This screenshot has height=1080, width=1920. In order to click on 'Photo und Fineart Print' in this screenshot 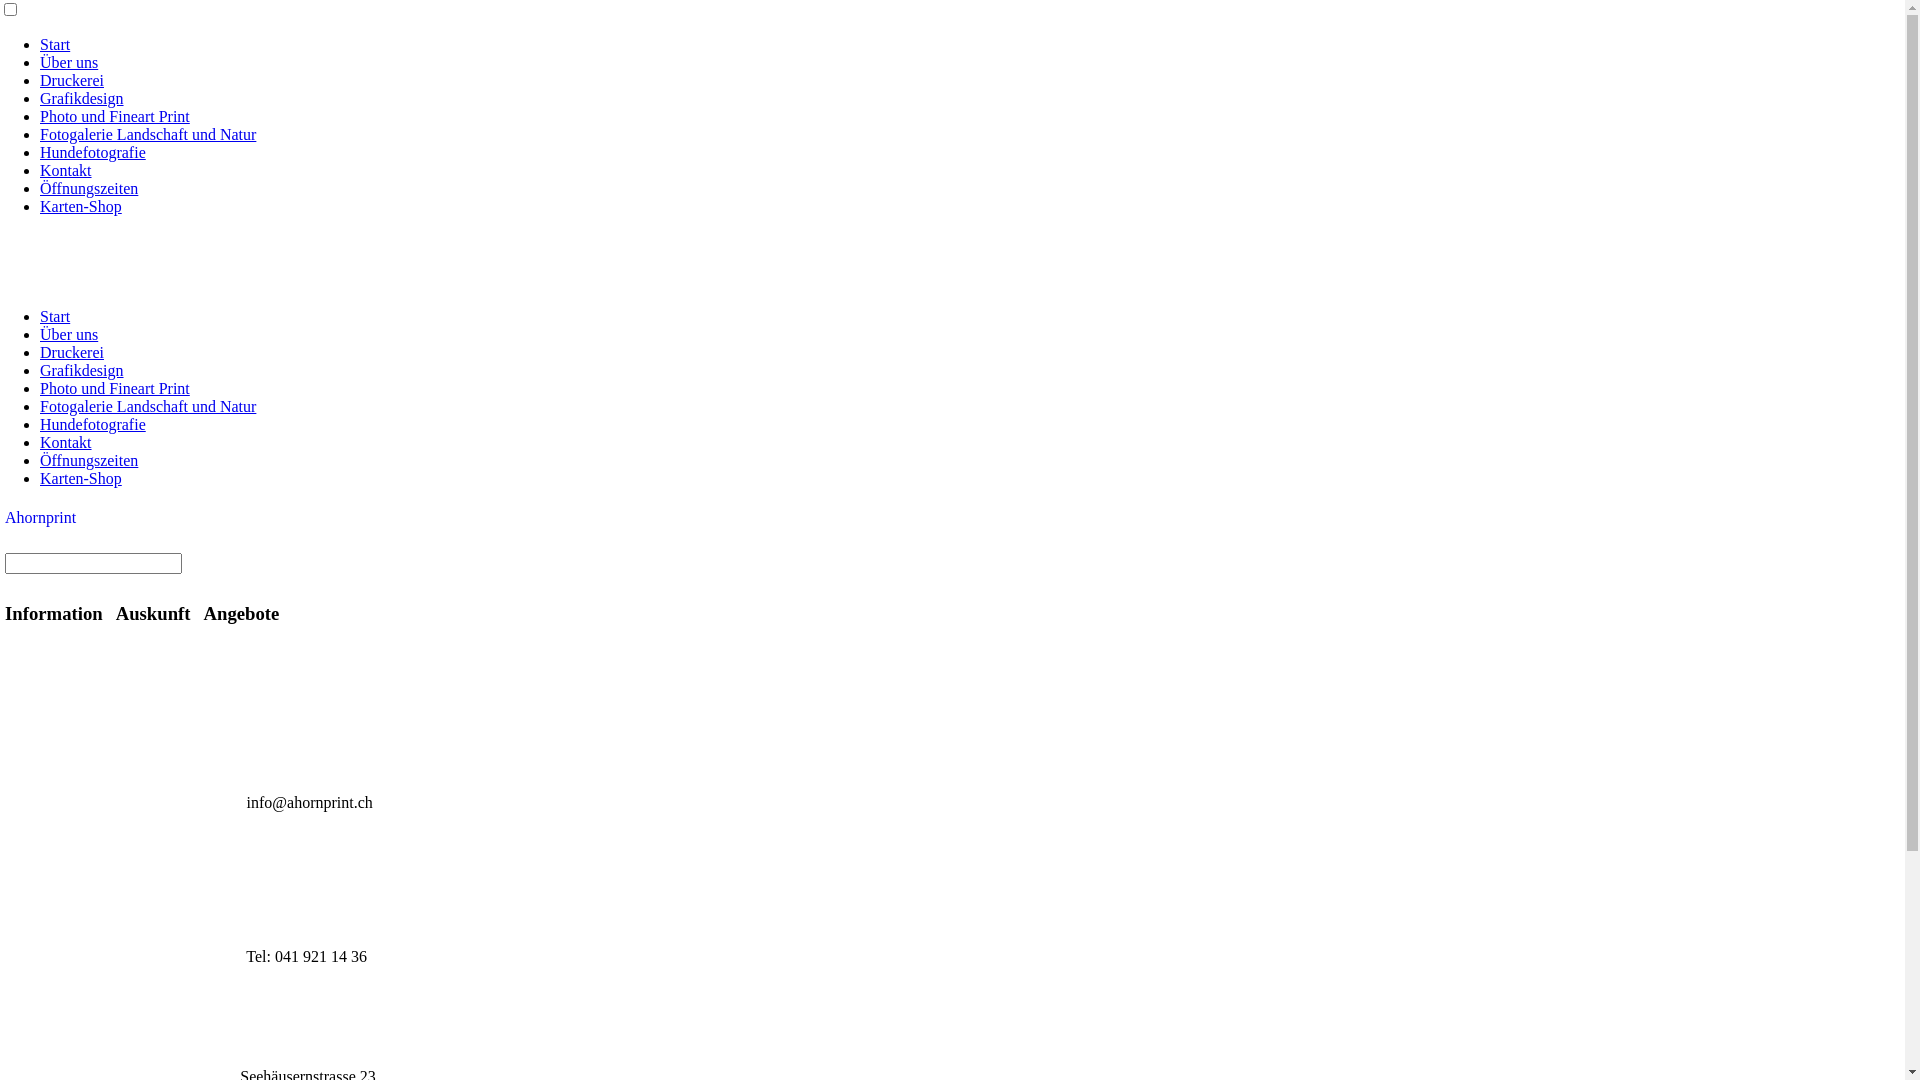, I will do `click(114, 388)`.